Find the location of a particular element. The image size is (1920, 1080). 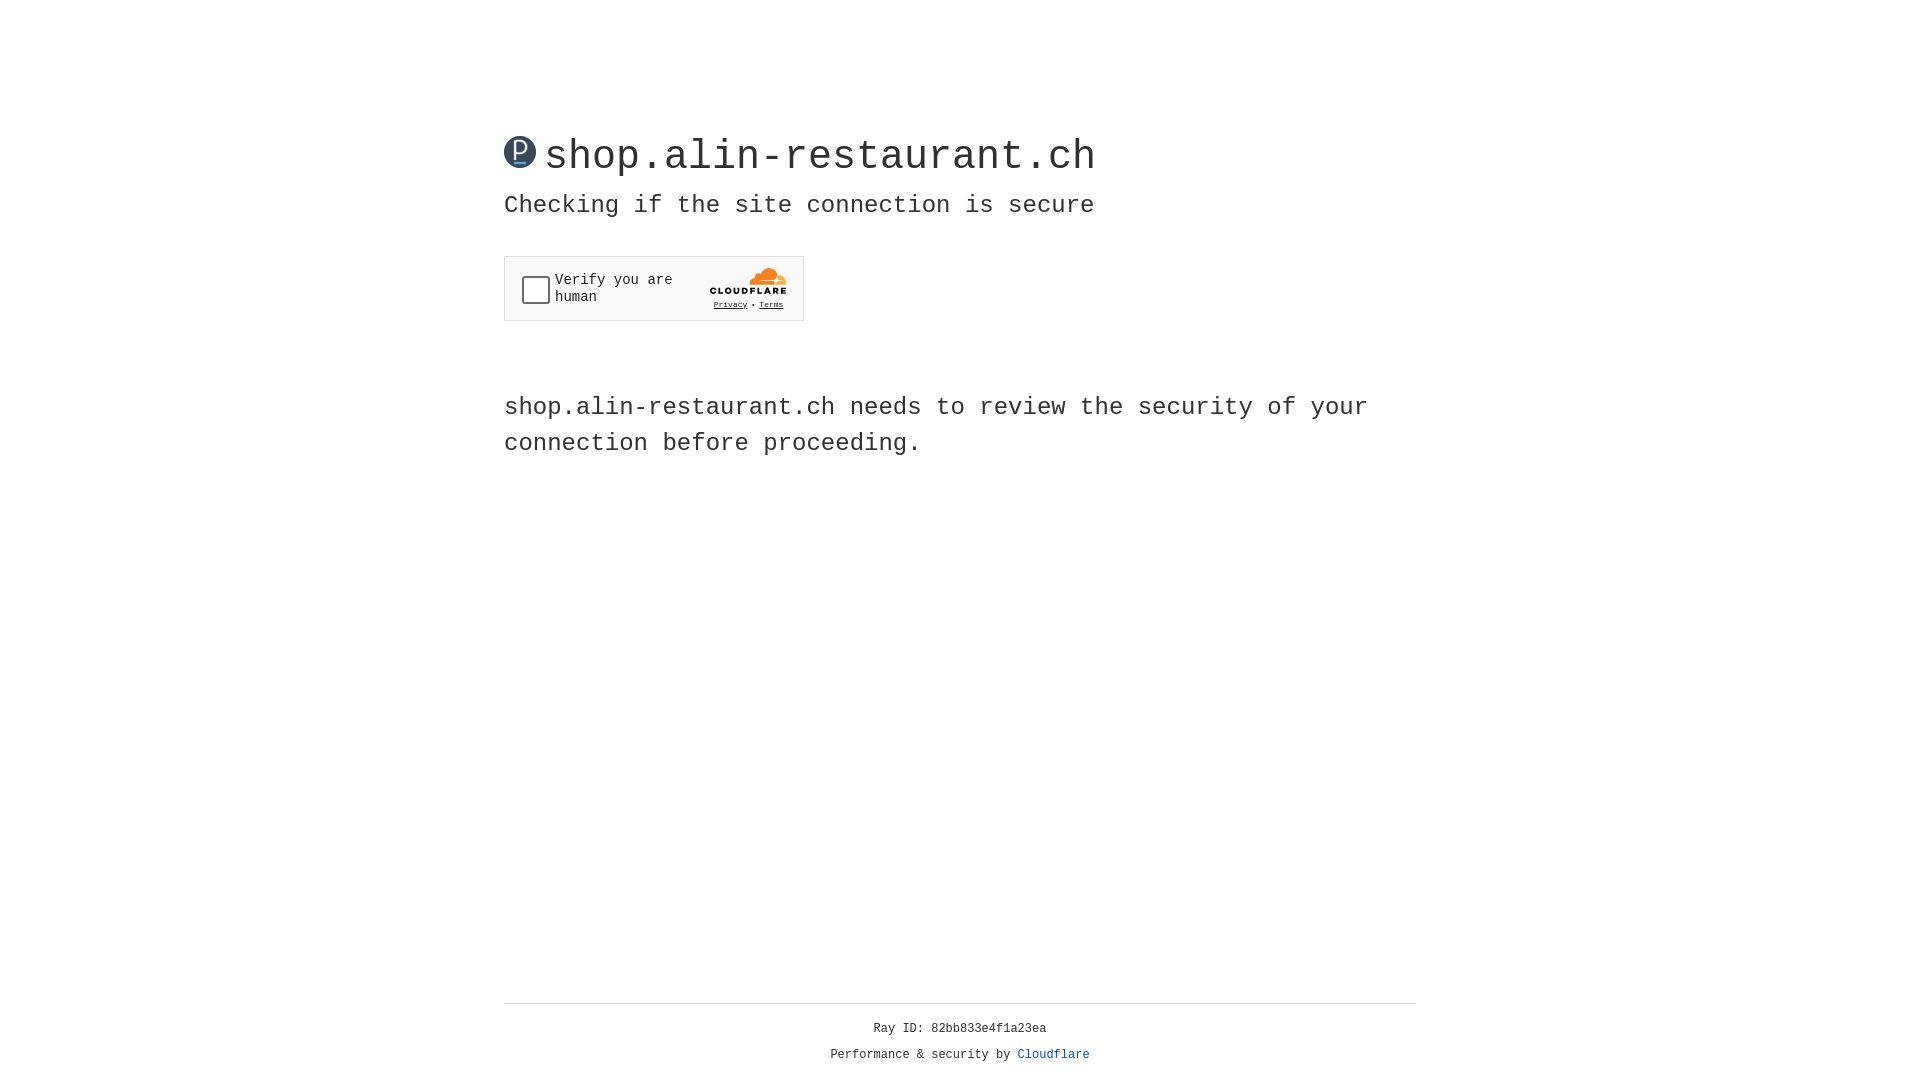

'Widget containing a Cloudflare security challenge' is located at coordinates (653, 288).